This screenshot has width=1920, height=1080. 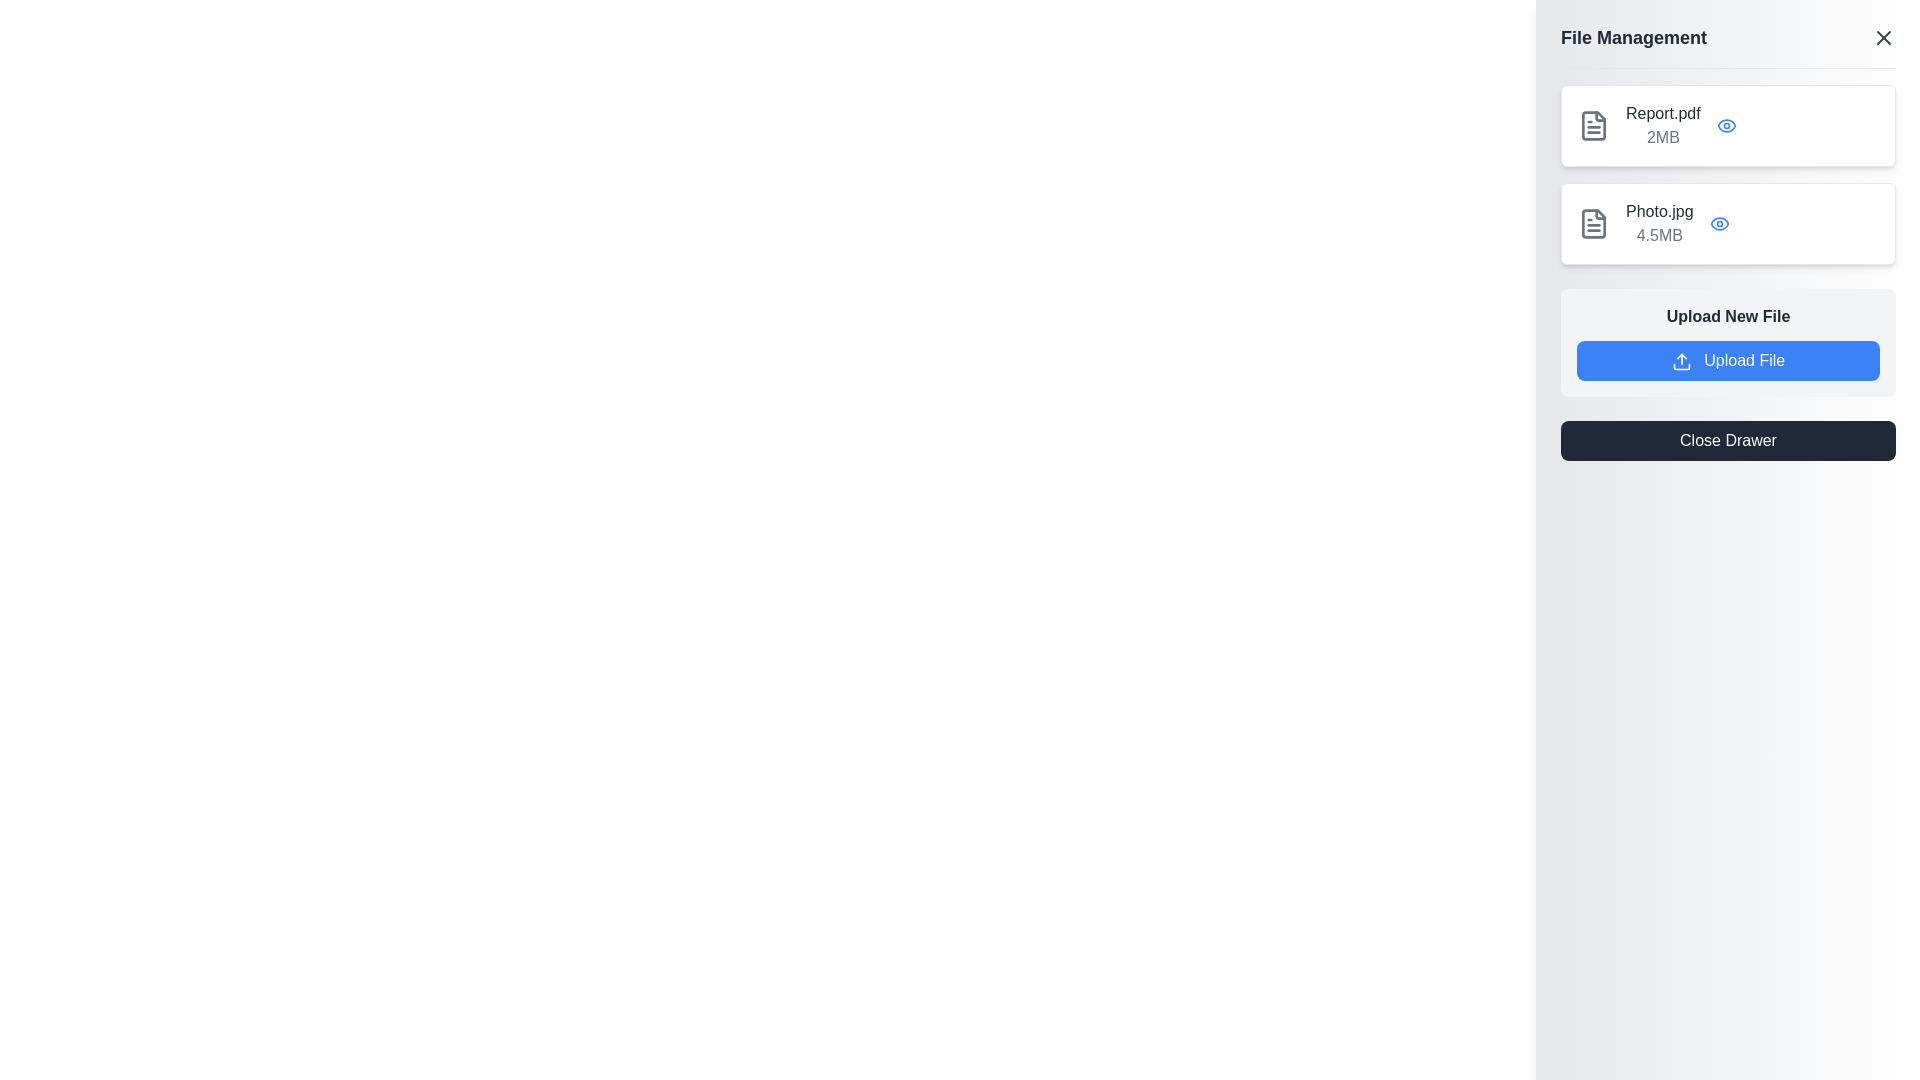 What do you see at coordinates (1663, 137) in the screenshot?
I see `the Text label that indicates the file size of the 'Report.pdf' document, located below the file name in the file management panel` at bounding box center [1663, 137].